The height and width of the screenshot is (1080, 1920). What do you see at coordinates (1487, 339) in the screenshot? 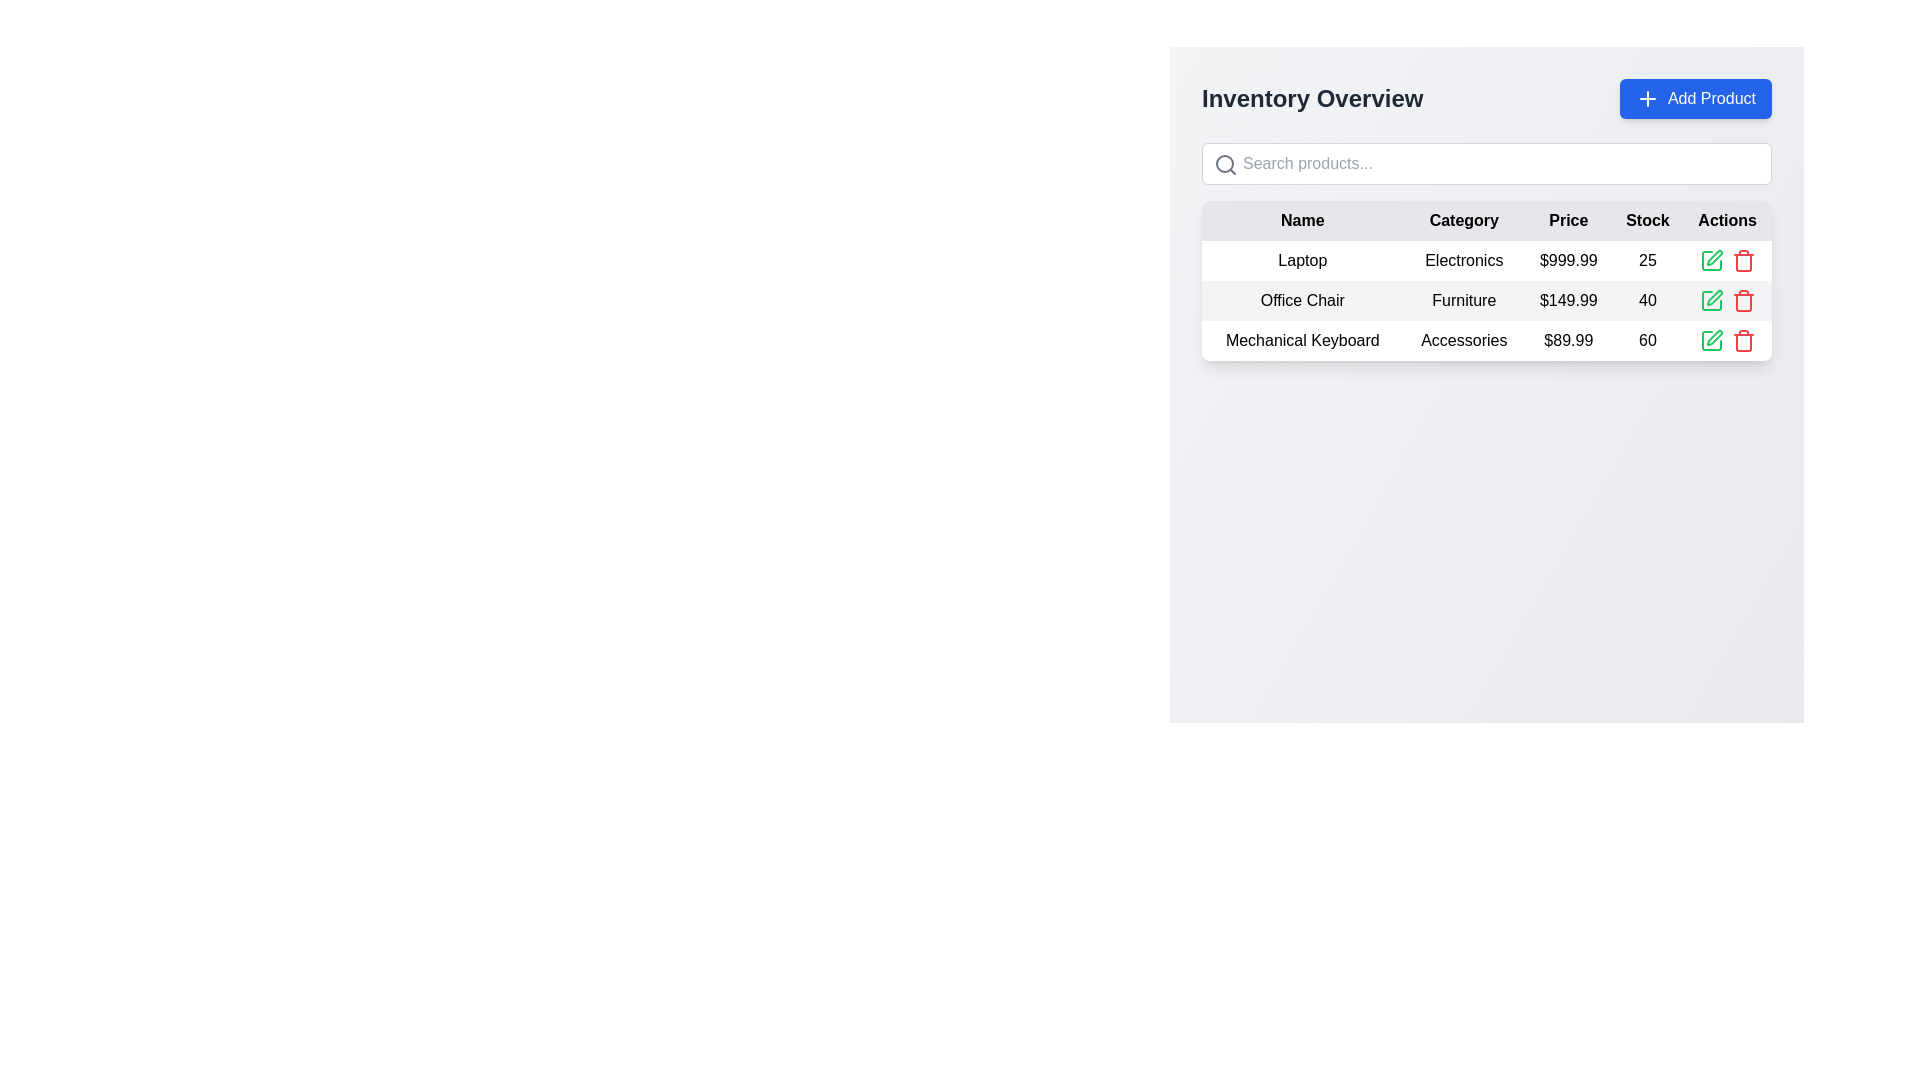
I see `the third row in the 'Inventory Overview' table that contains product information for 'Mechanical Keyboard'` at bounding box center [1487, 339].